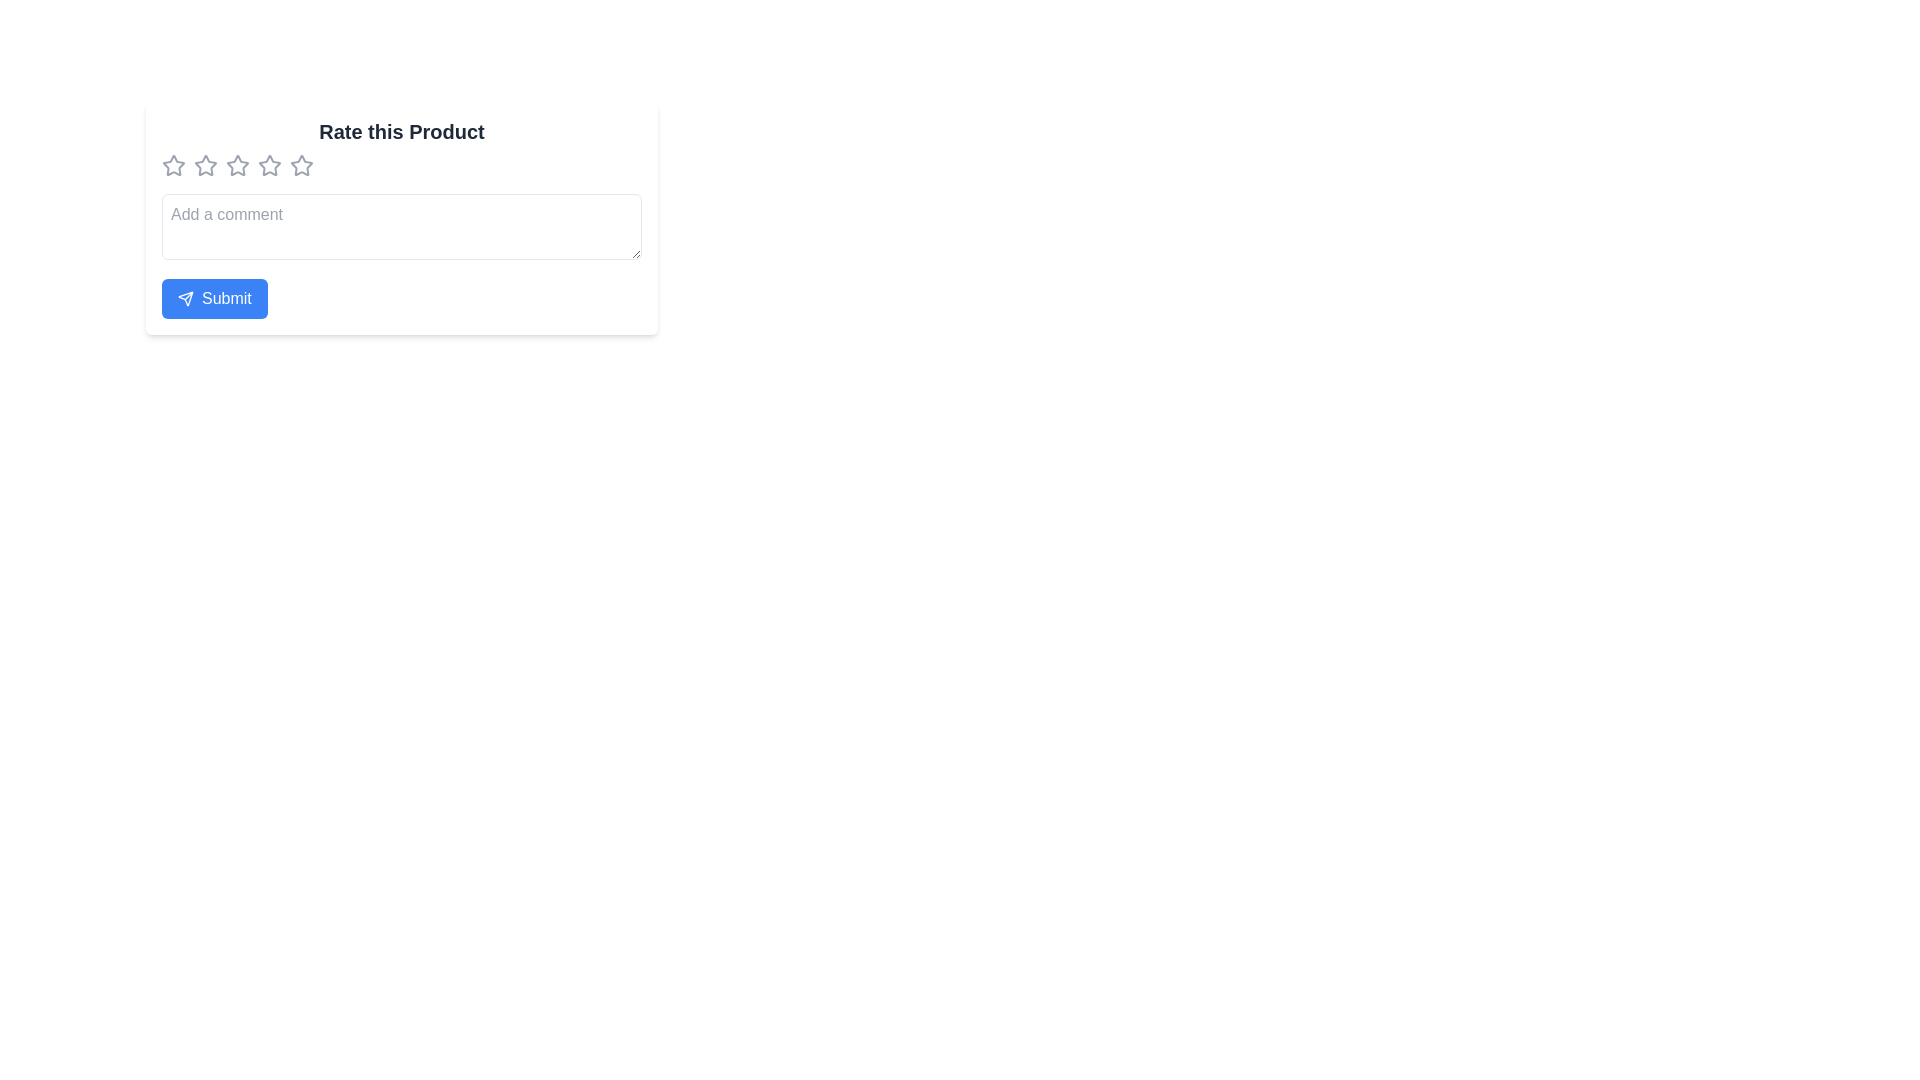  Describe the element at coordinates (301, 164) in the screenshot. I see `the fifth star icon in the rating component` at that location.